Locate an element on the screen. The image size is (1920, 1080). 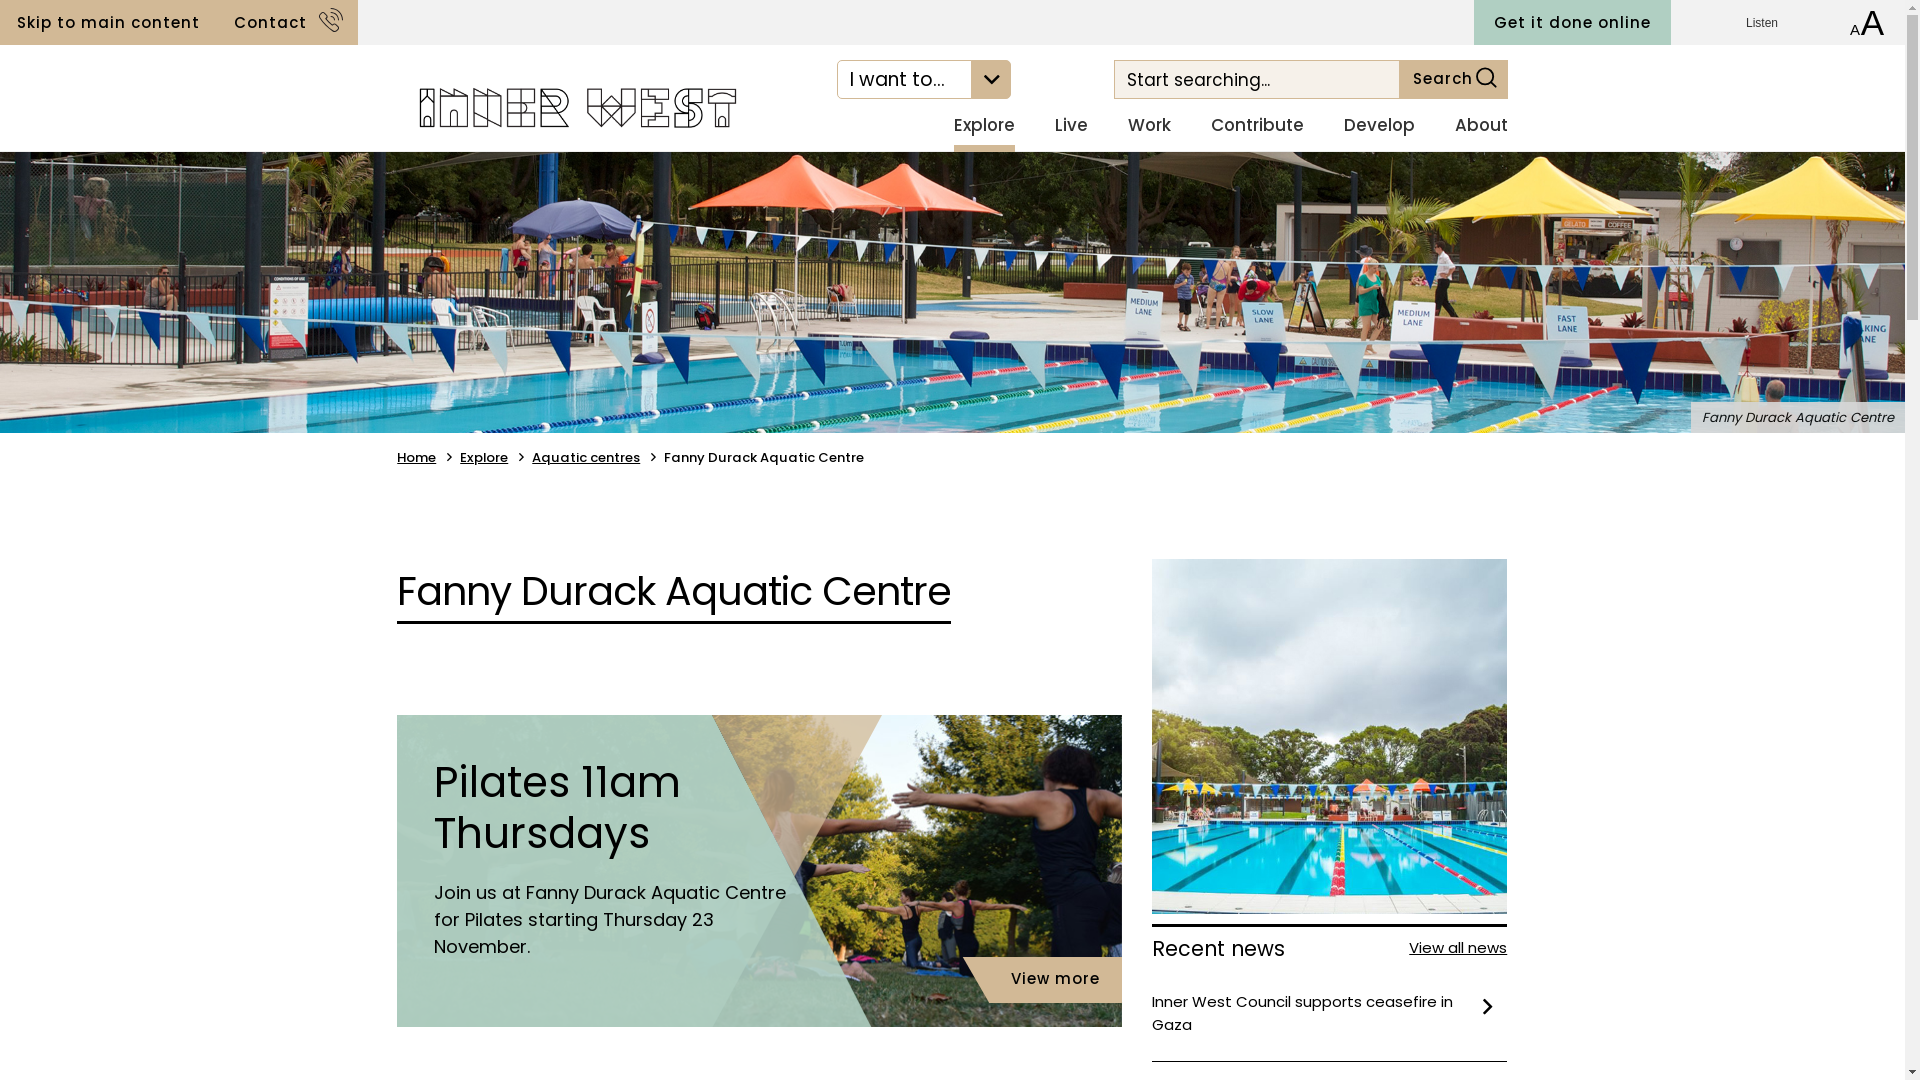
'View all news' is located at coordinates (1458, 946).